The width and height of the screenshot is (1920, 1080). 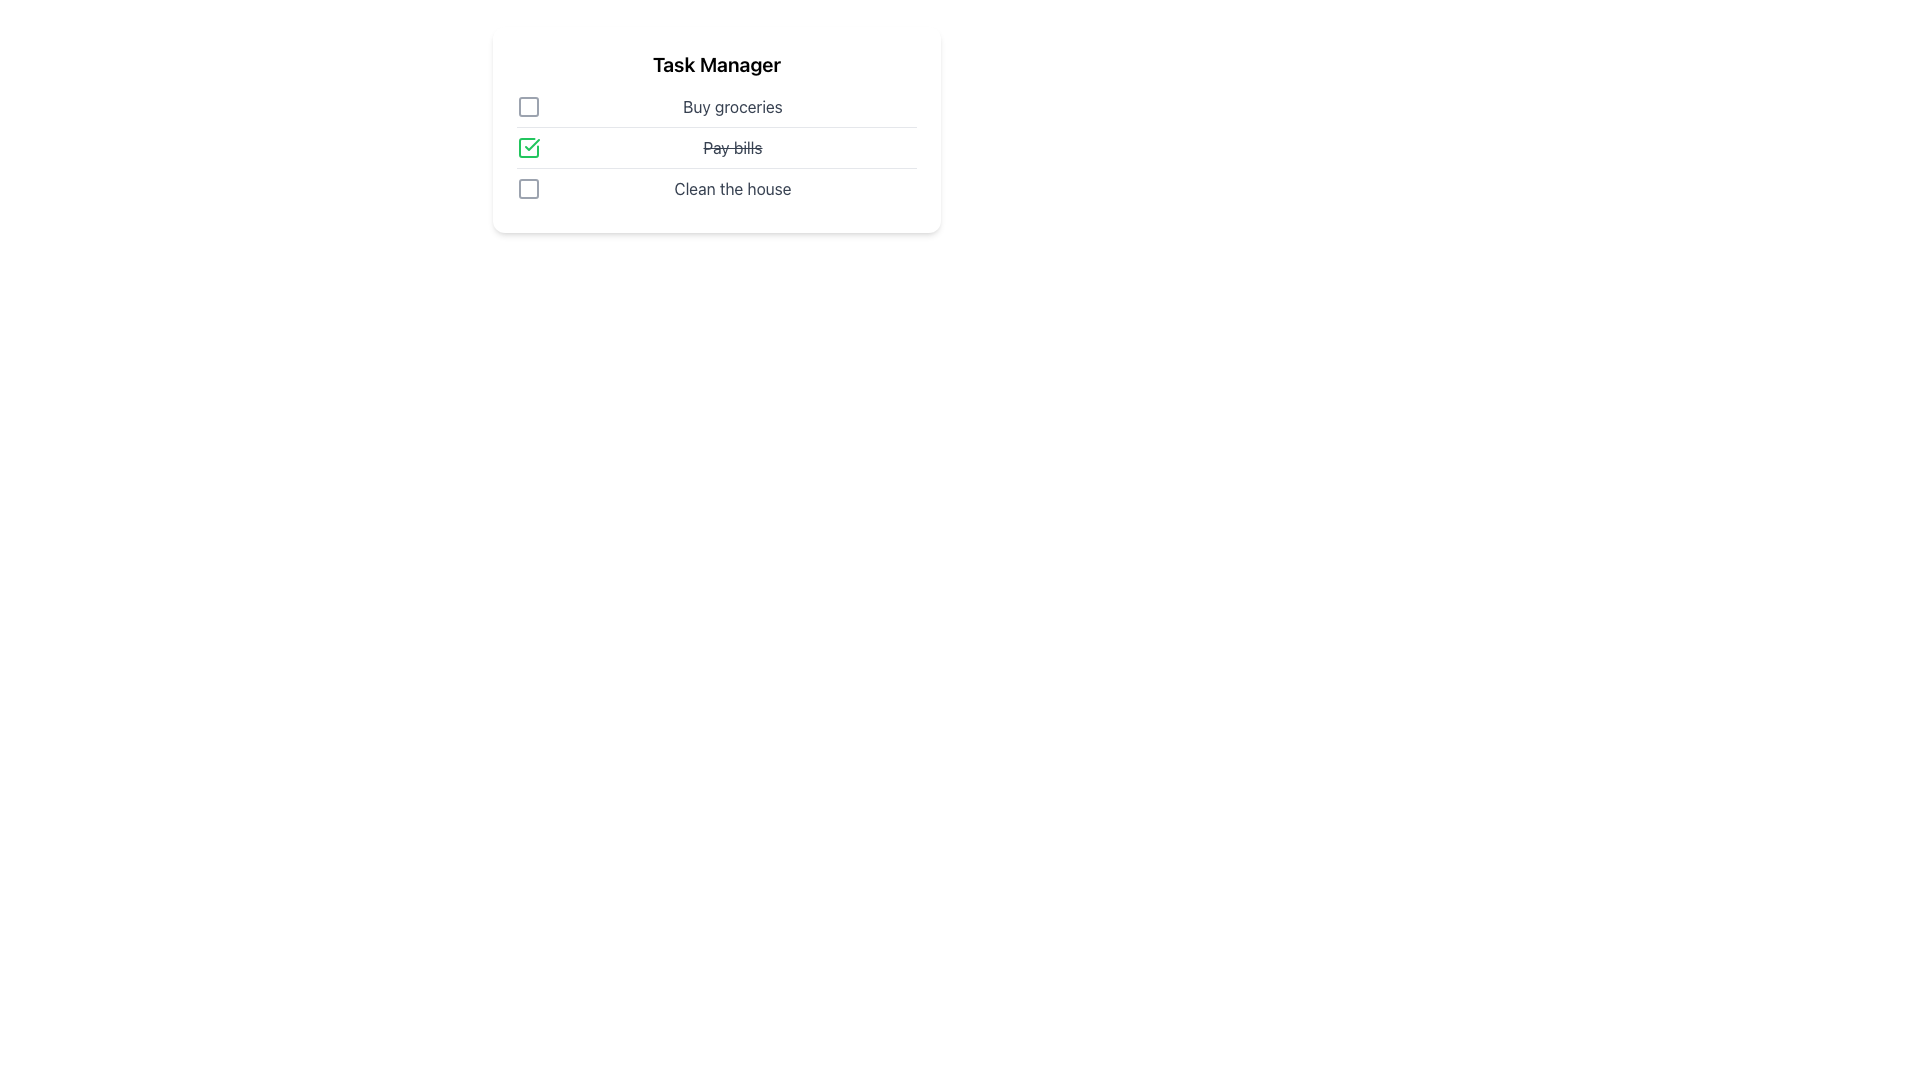 What do you see at coordinates (716, 192) in the screenshot?
I see `the third task list item with a checkbox` at bounding box center [716, 192].